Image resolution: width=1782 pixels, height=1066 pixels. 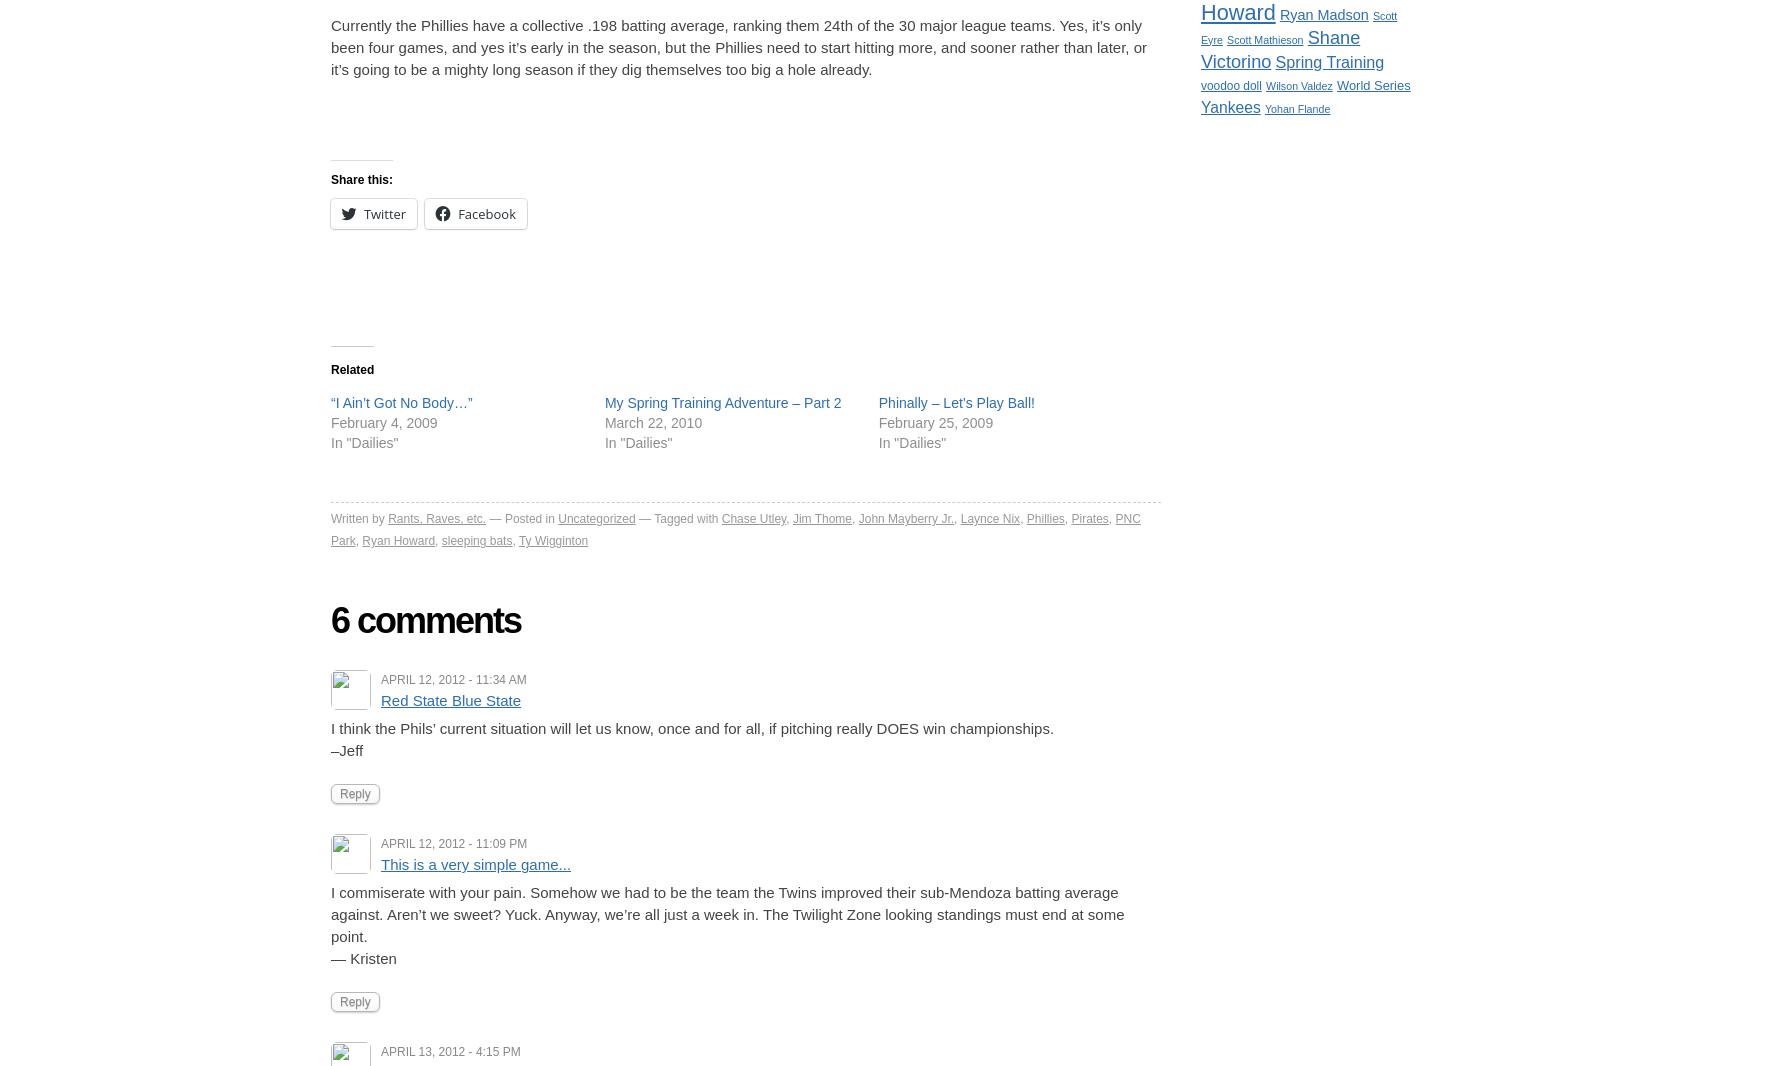 What do you see at coordinates (474, 864) in the screenshot?
I see `'This is a very simple game...'` at bounding box center [474, 864].